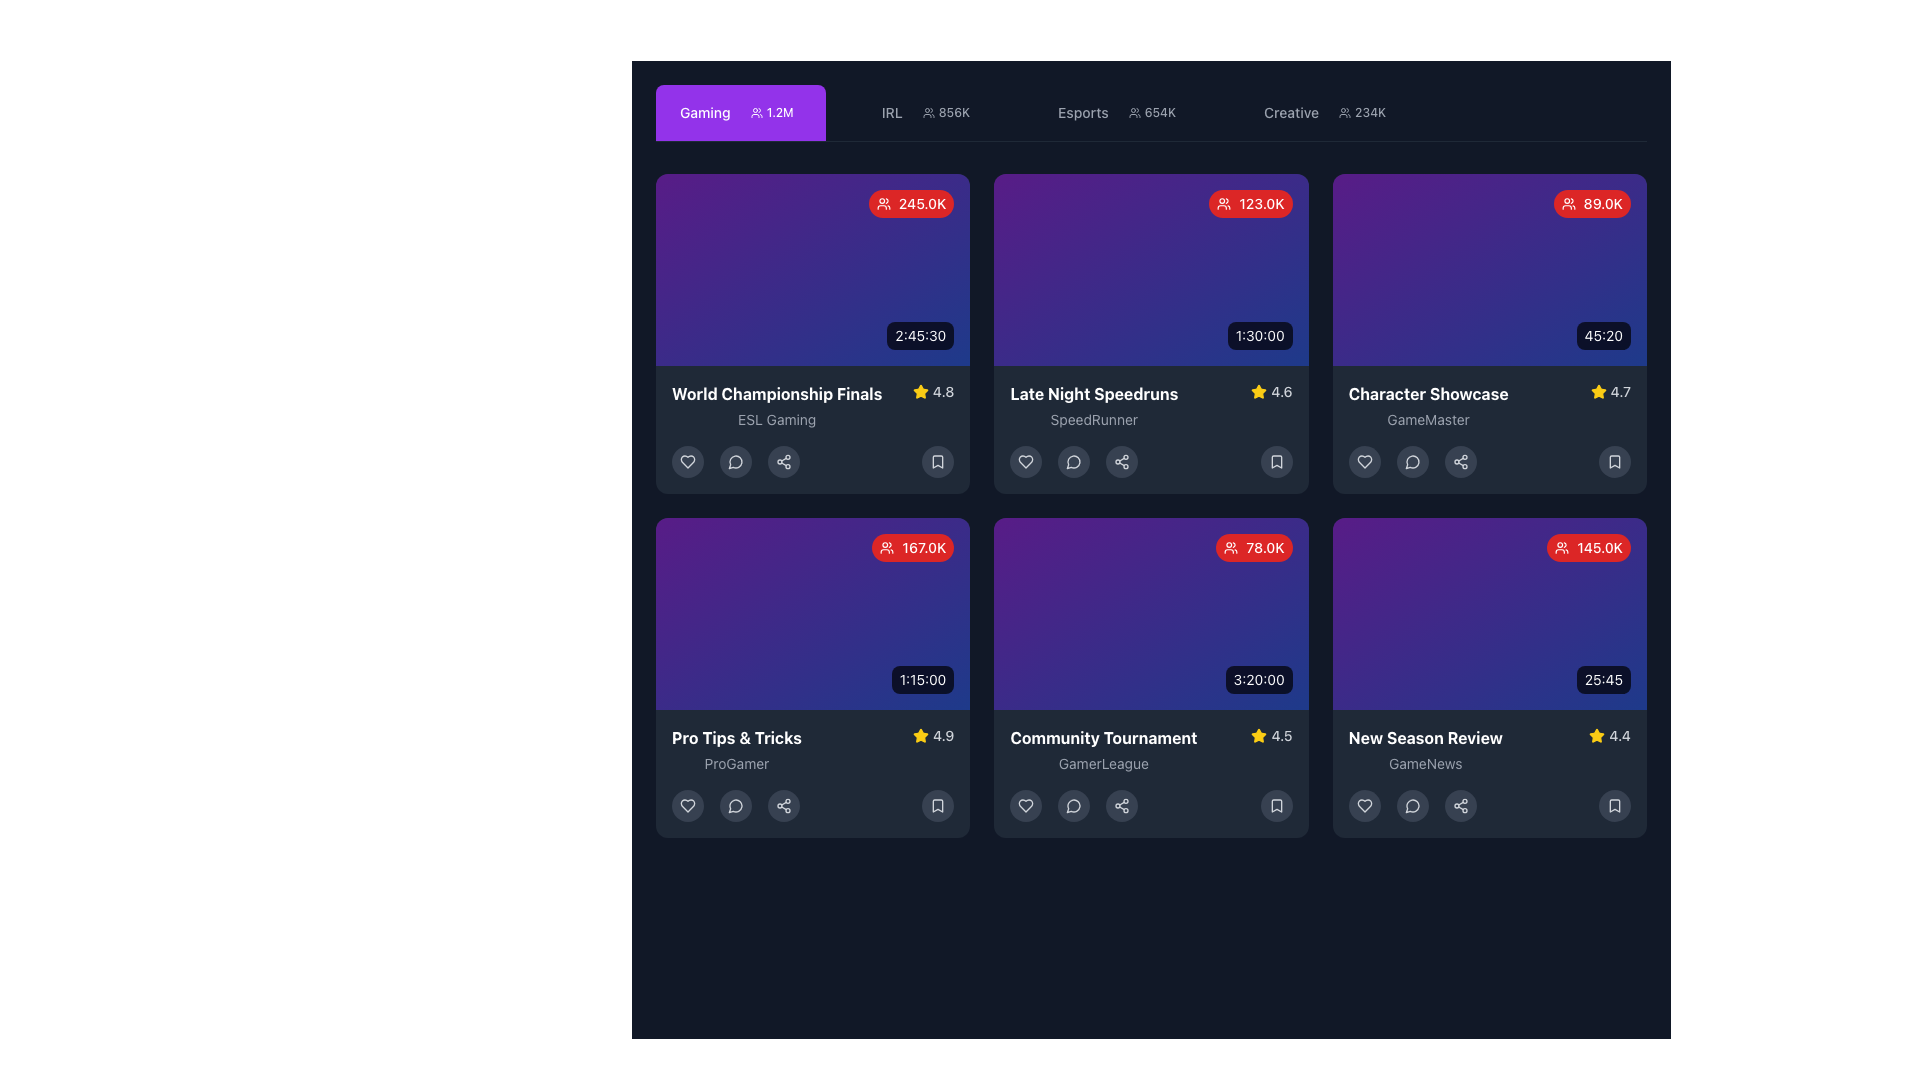  I want to click on text 'Late Night Speedruns' and 'SpeedRunner' from the Text component in the card layout, which is styled with bold white and light gray fonts respectively, located in the second column of the top row of the grid of cards, so click(1093, 405).